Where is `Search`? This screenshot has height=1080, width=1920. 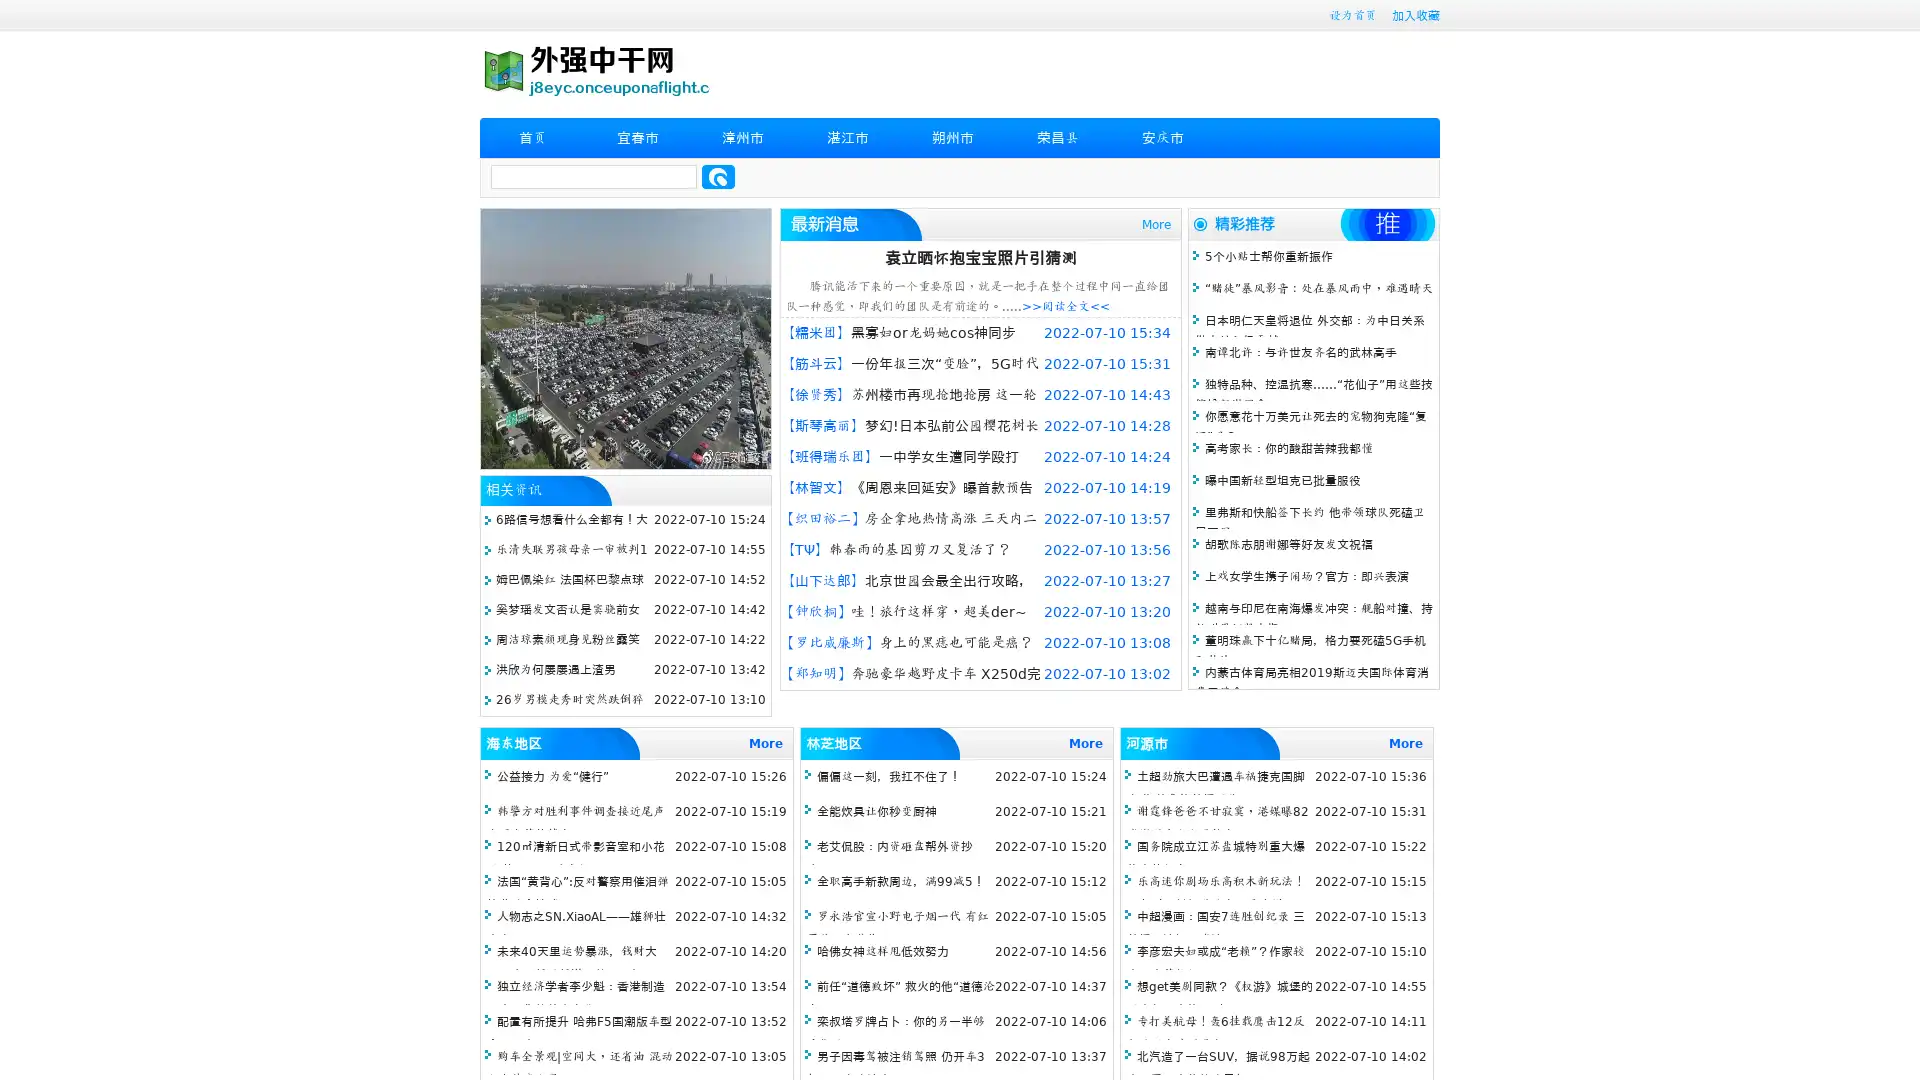
Search is located at coordinates (718, 176).